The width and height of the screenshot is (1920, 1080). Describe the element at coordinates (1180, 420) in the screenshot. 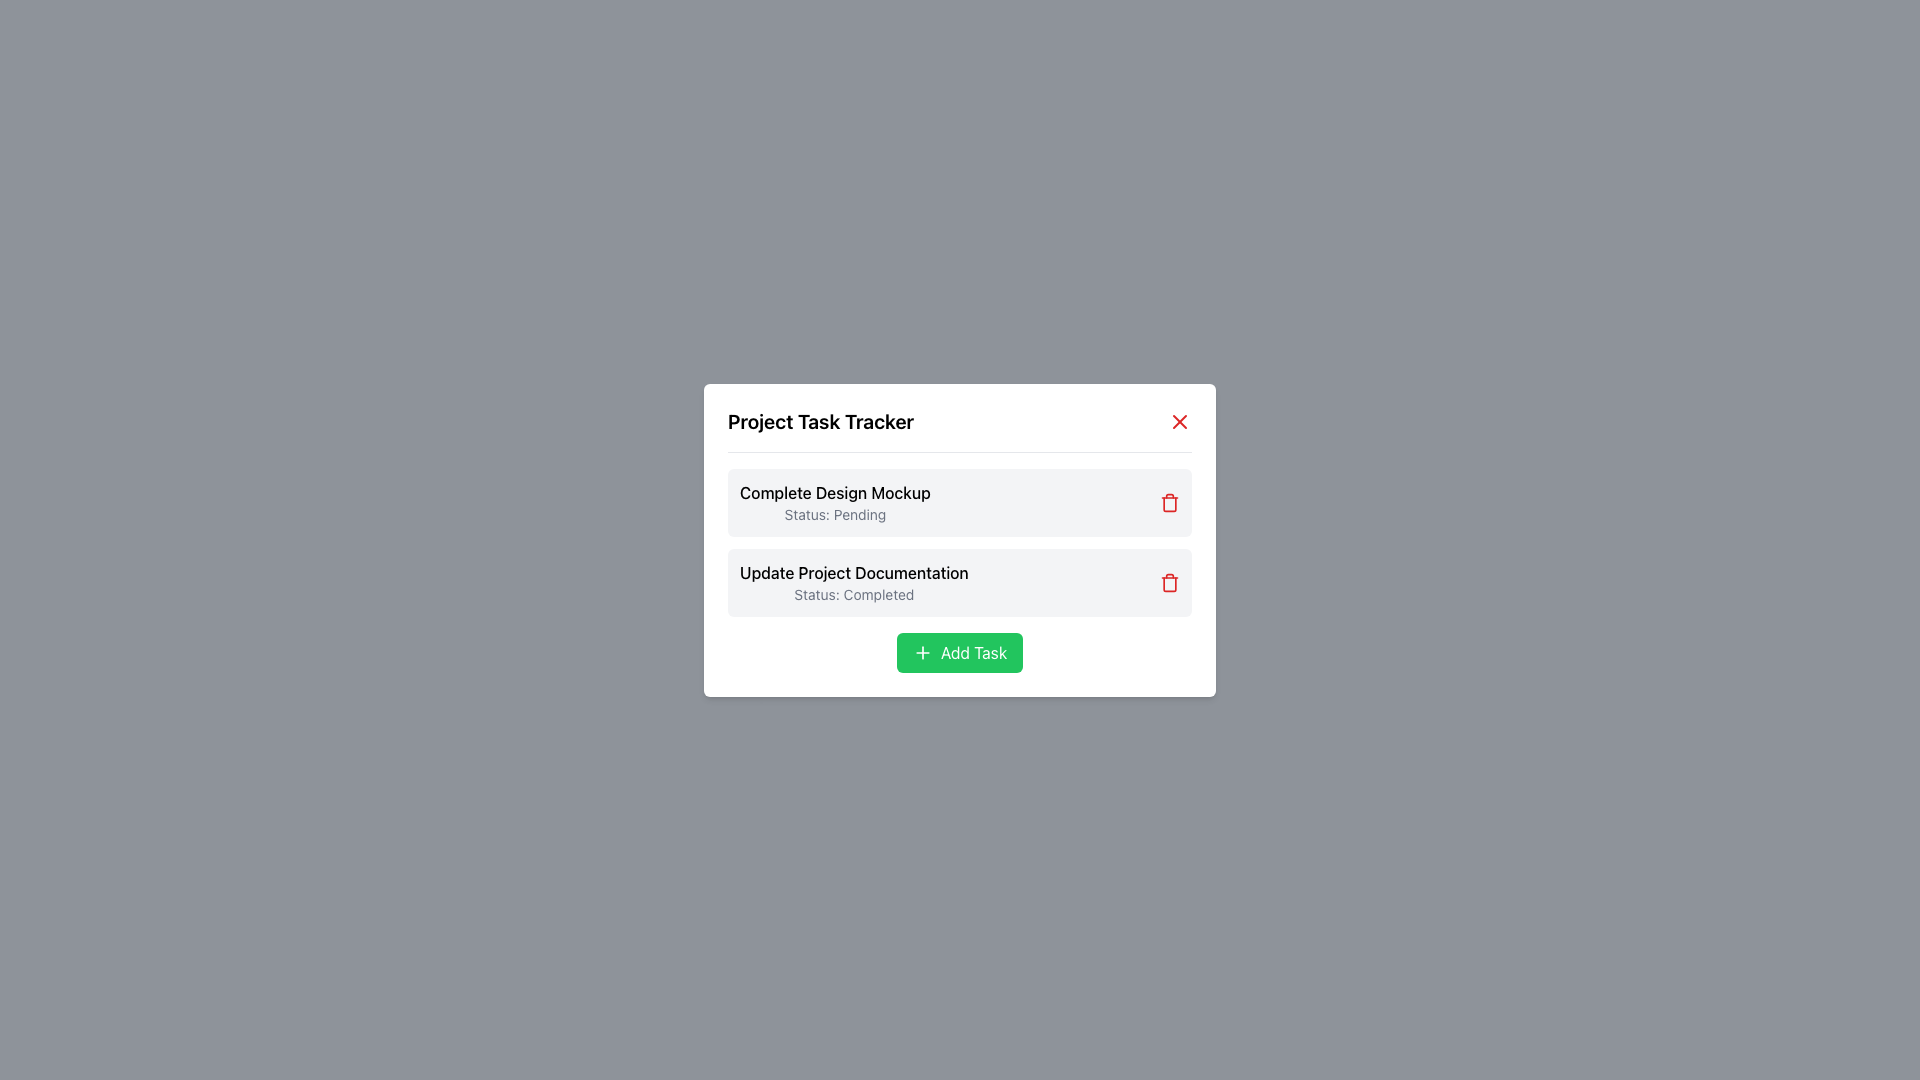

I see `the close button located at the top-right corner of the 'Project Task Tracker' modal dialog` at that location.